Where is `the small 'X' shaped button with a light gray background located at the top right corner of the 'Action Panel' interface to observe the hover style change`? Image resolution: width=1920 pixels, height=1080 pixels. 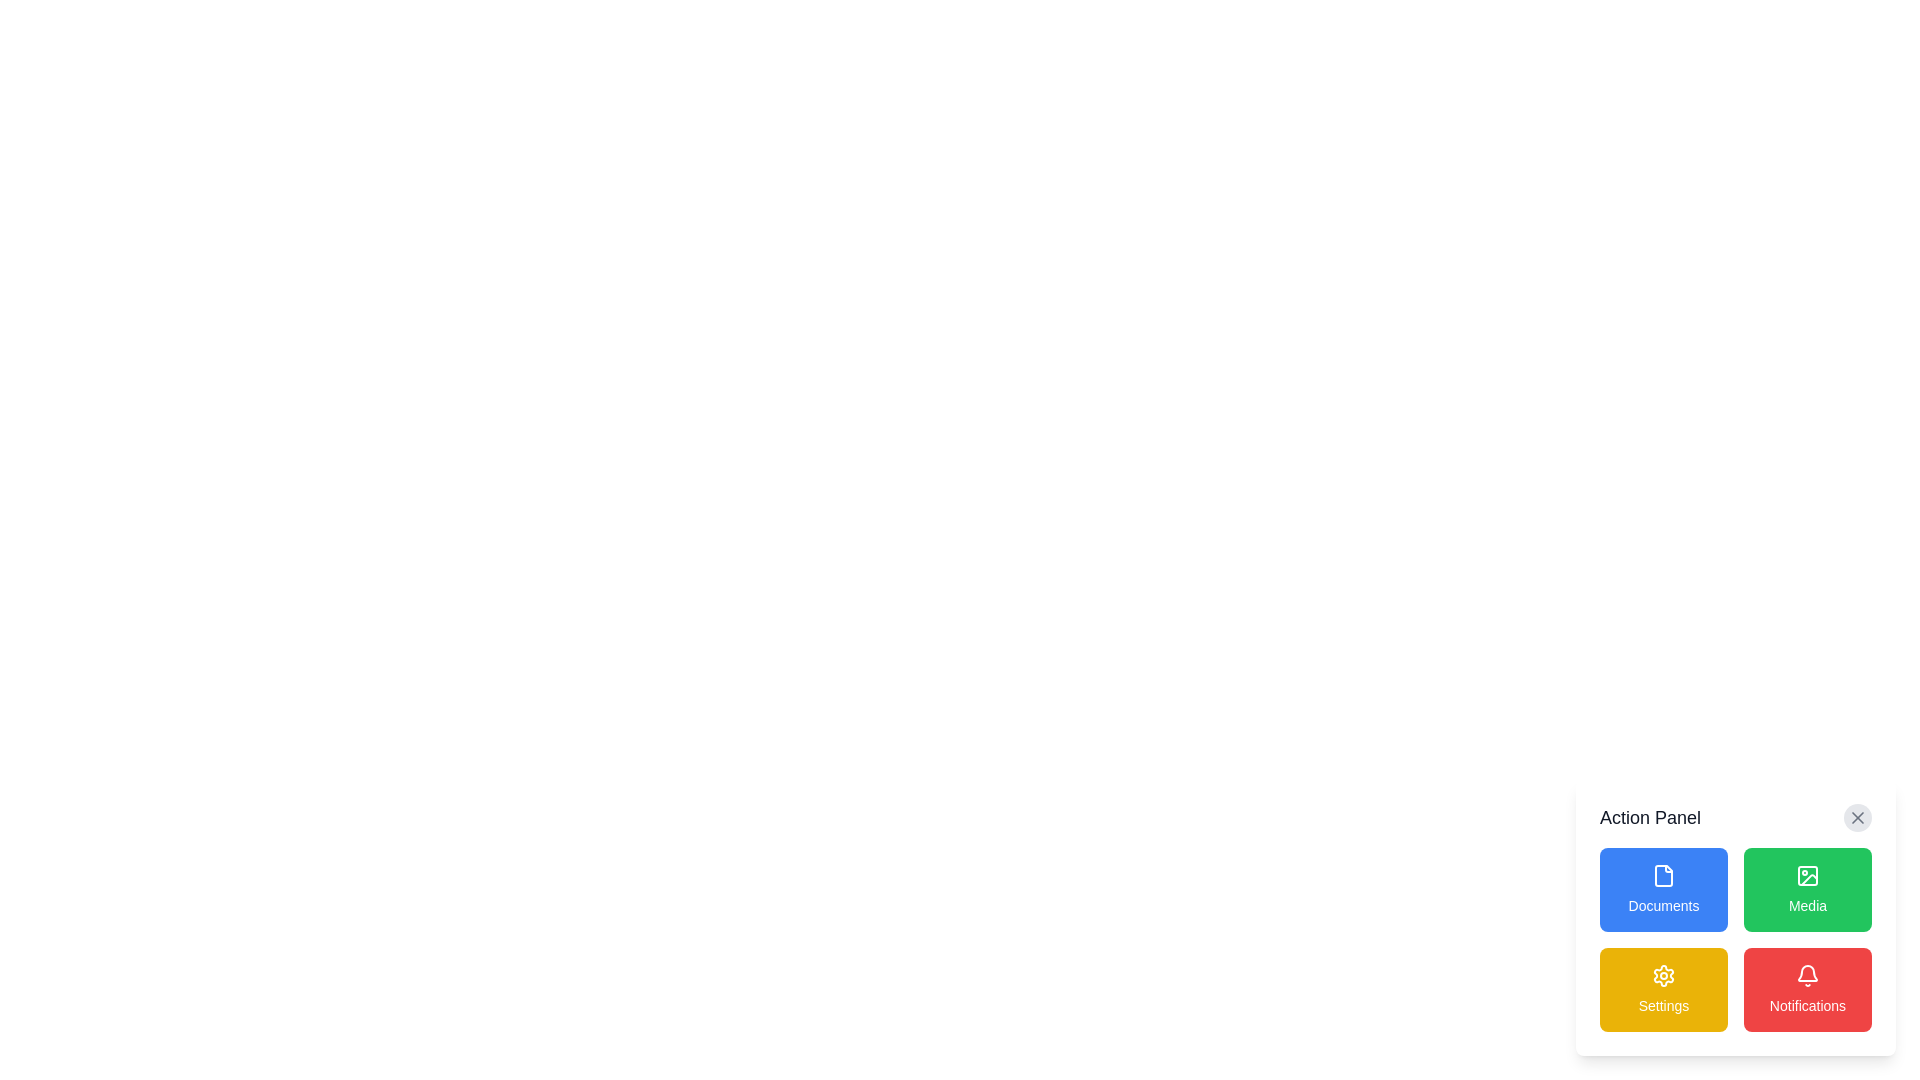 the small 'X' shaped button with a light gray background located at the top right corner of the 'Action Panel' interface to observe the hover style change is located at coordinates (1856, 817).